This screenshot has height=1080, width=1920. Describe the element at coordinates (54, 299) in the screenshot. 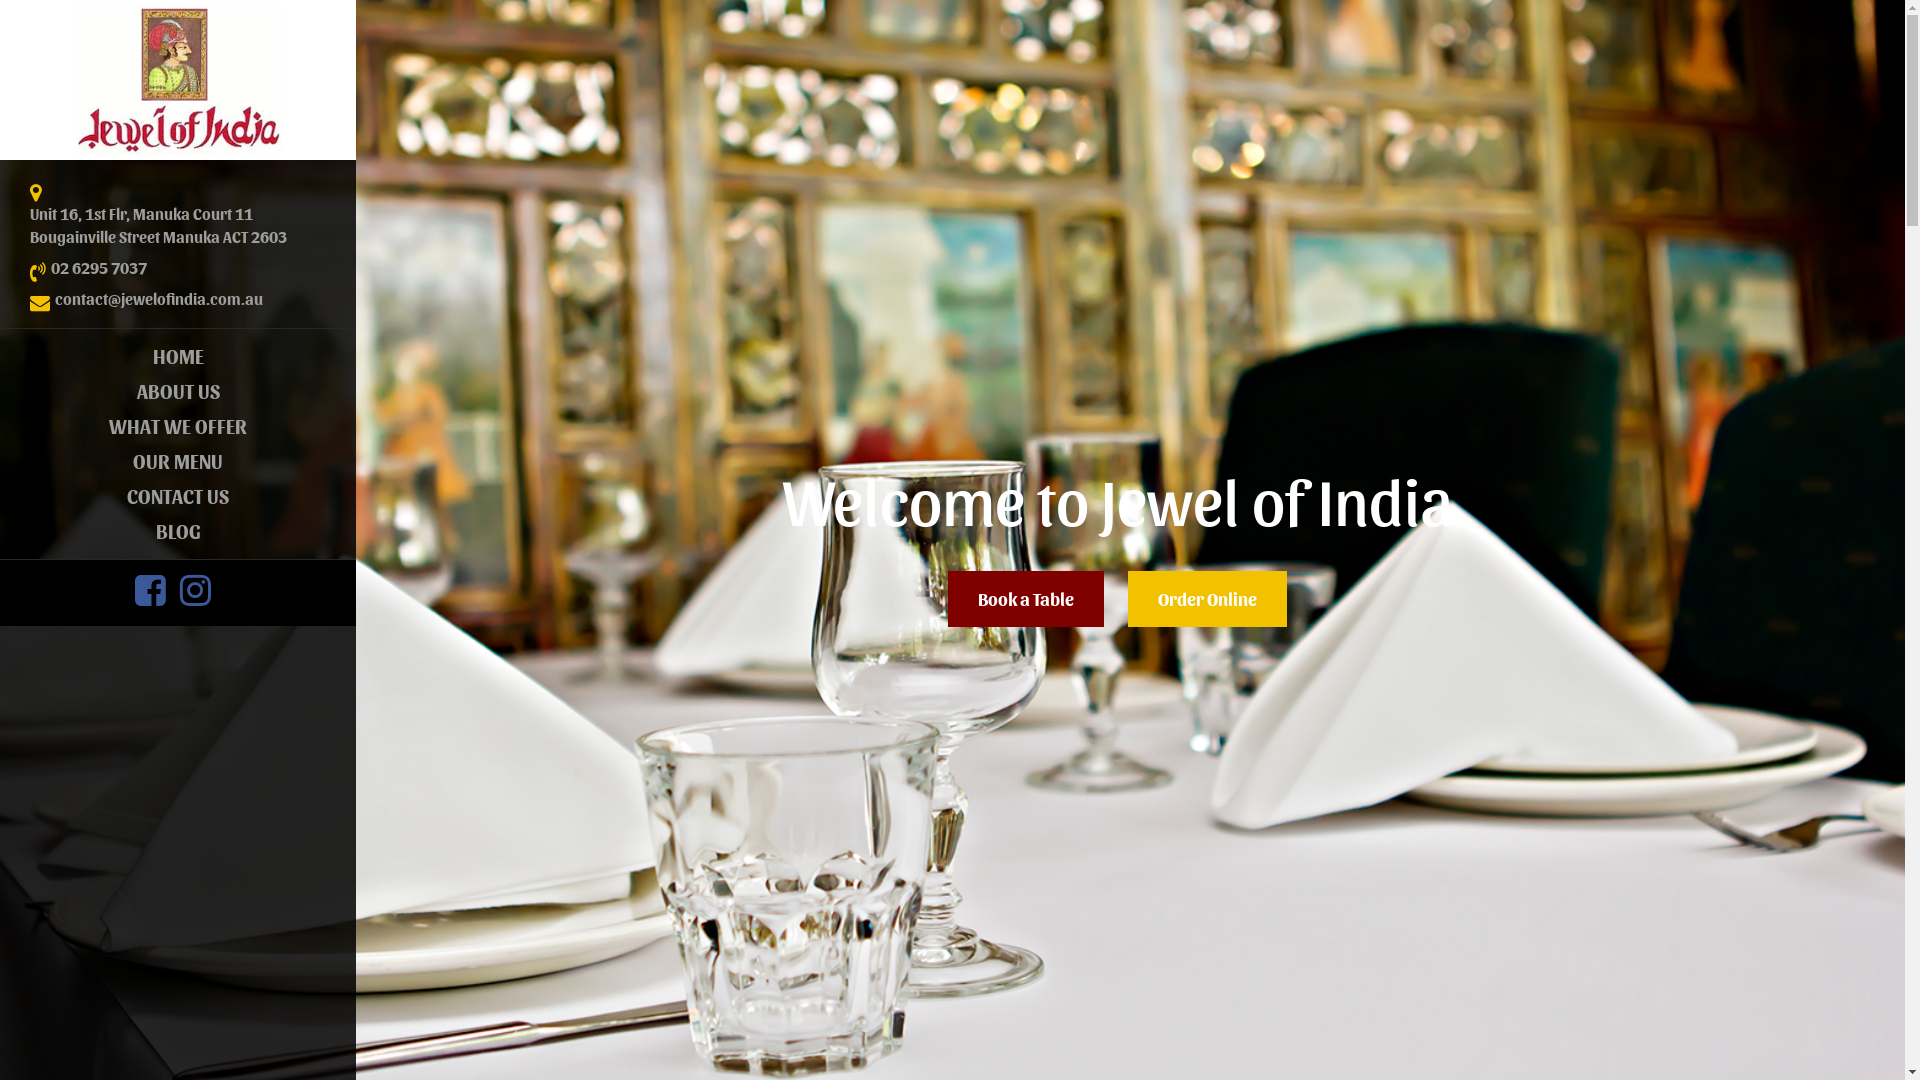

I see `'contact@jewelofindia.com.au'` at that location.